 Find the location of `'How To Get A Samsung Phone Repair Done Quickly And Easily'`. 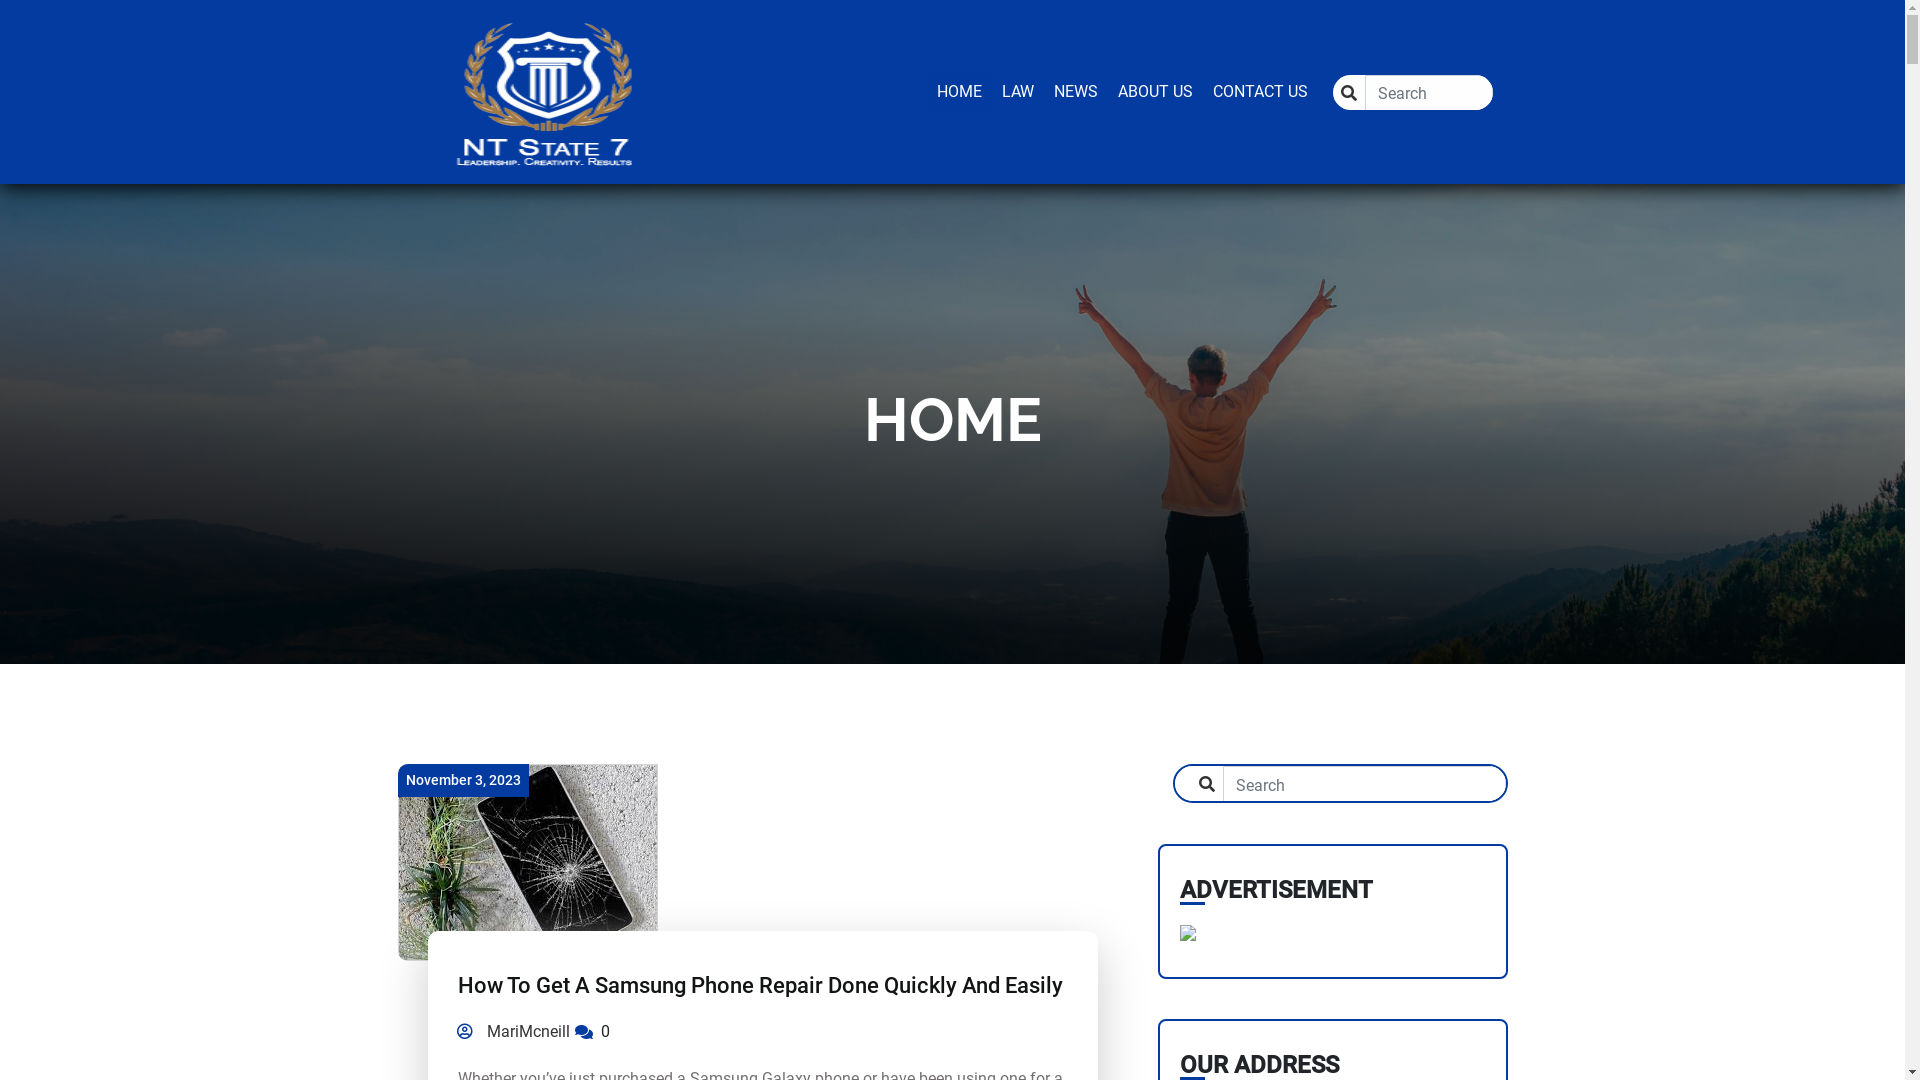

'How To Get A Samsung Phone Repair Done Quickly And Easily' is located at coordinates (456, 984).